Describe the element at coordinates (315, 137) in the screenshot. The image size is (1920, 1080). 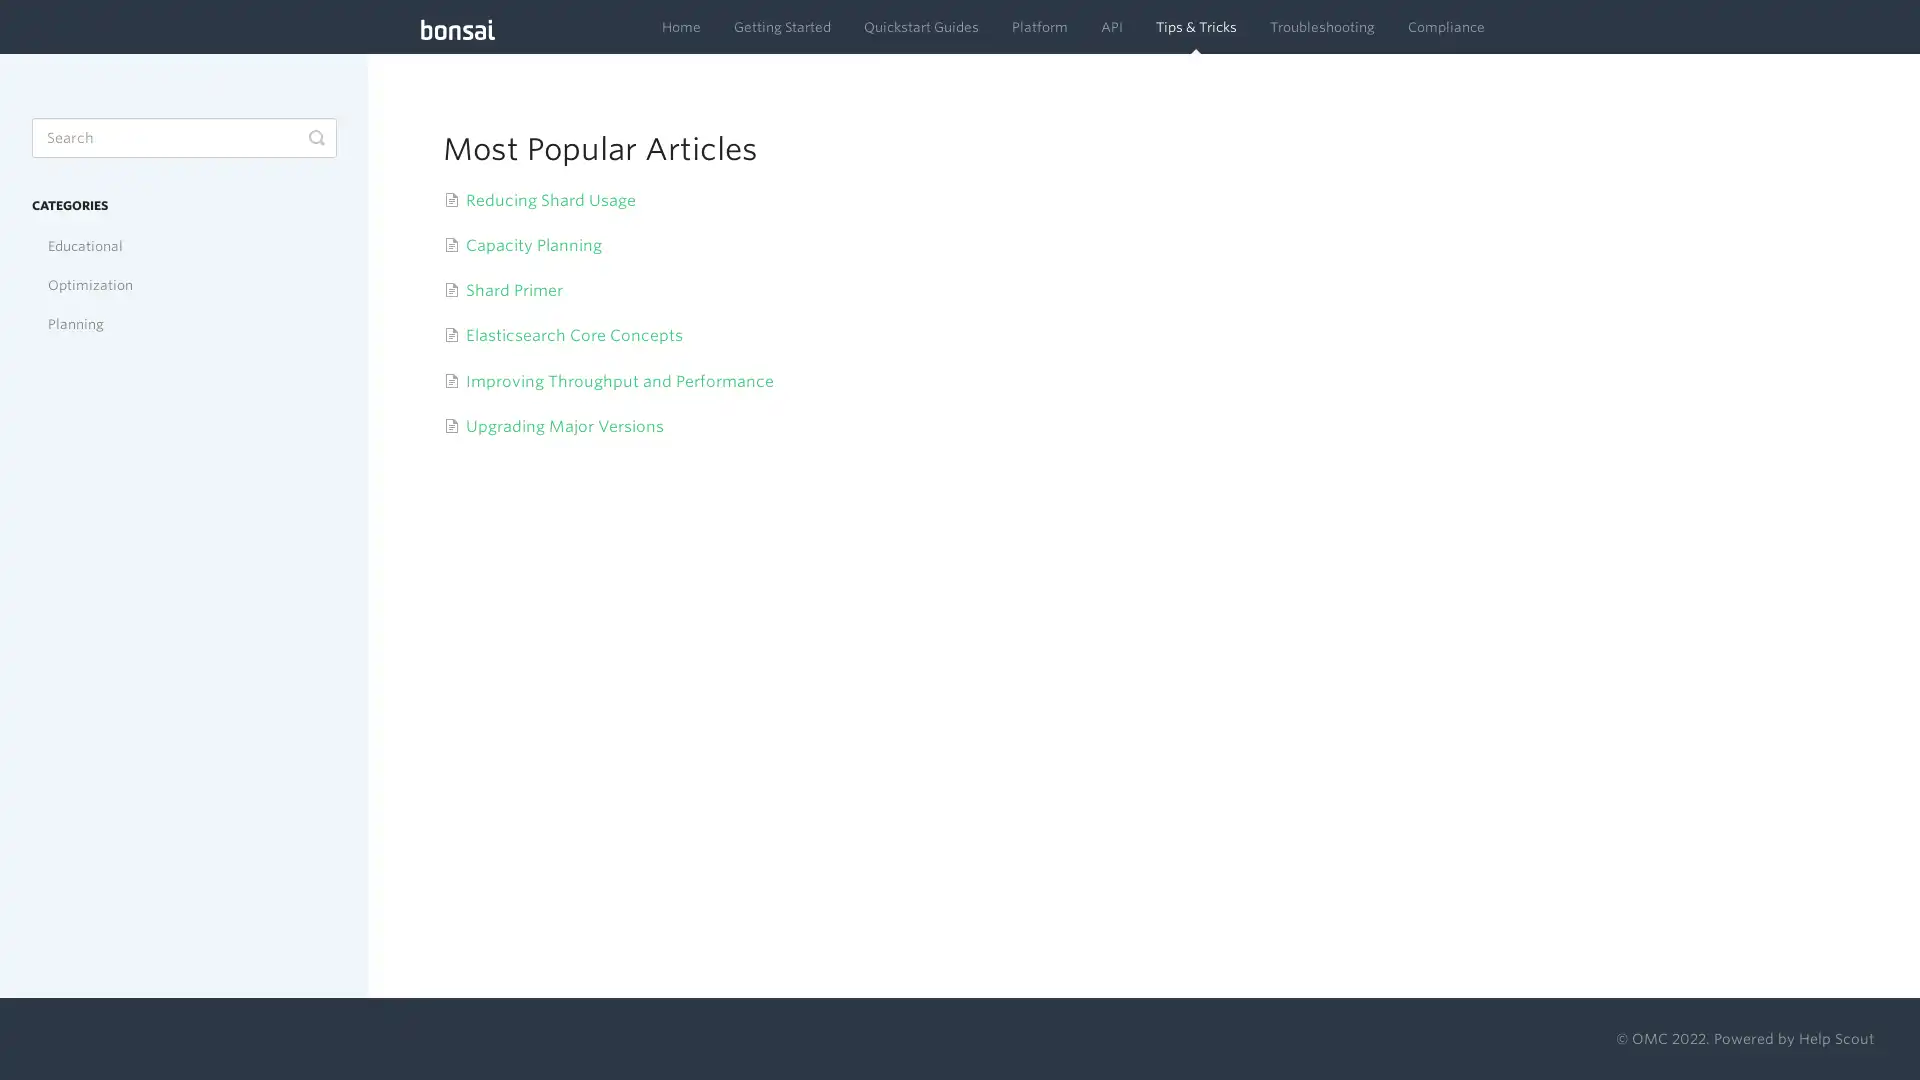
I see `Toggle Search` at that location.